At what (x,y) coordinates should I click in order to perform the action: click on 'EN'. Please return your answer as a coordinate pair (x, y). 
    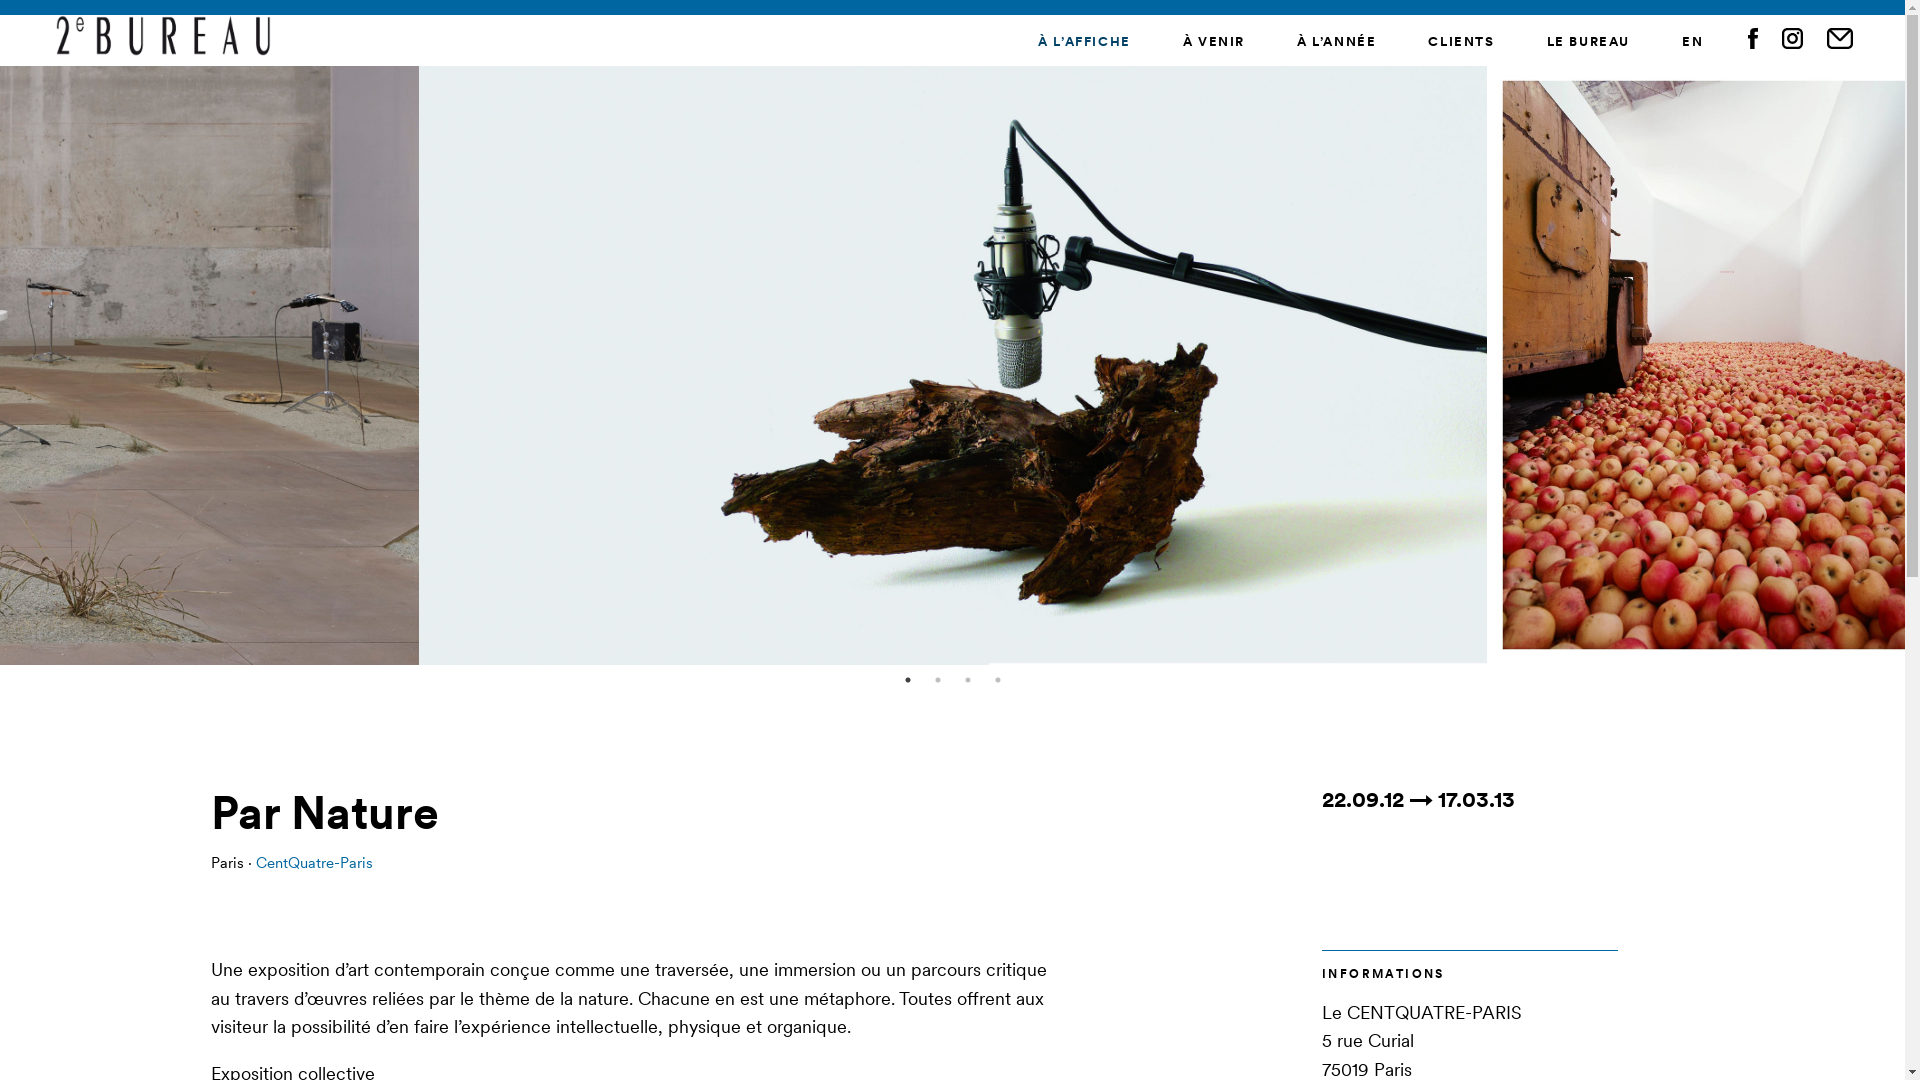
    Looking at the image, I should click on (1691, 41).